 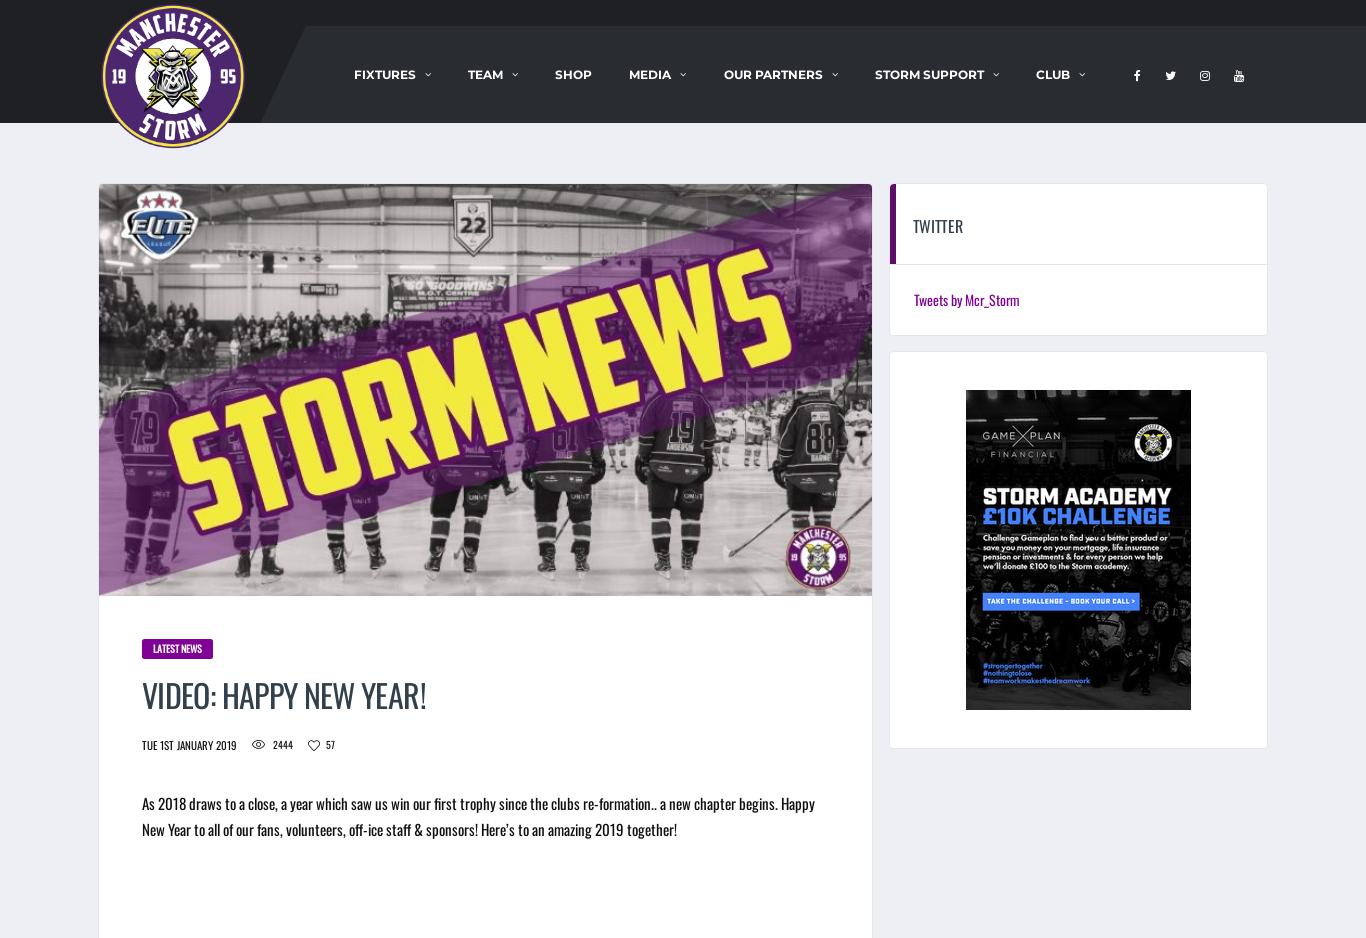 What do you see at coordinates (1046, 180) in the screenshot?
I see `'Contact'` at bounding box center [1046, 180].